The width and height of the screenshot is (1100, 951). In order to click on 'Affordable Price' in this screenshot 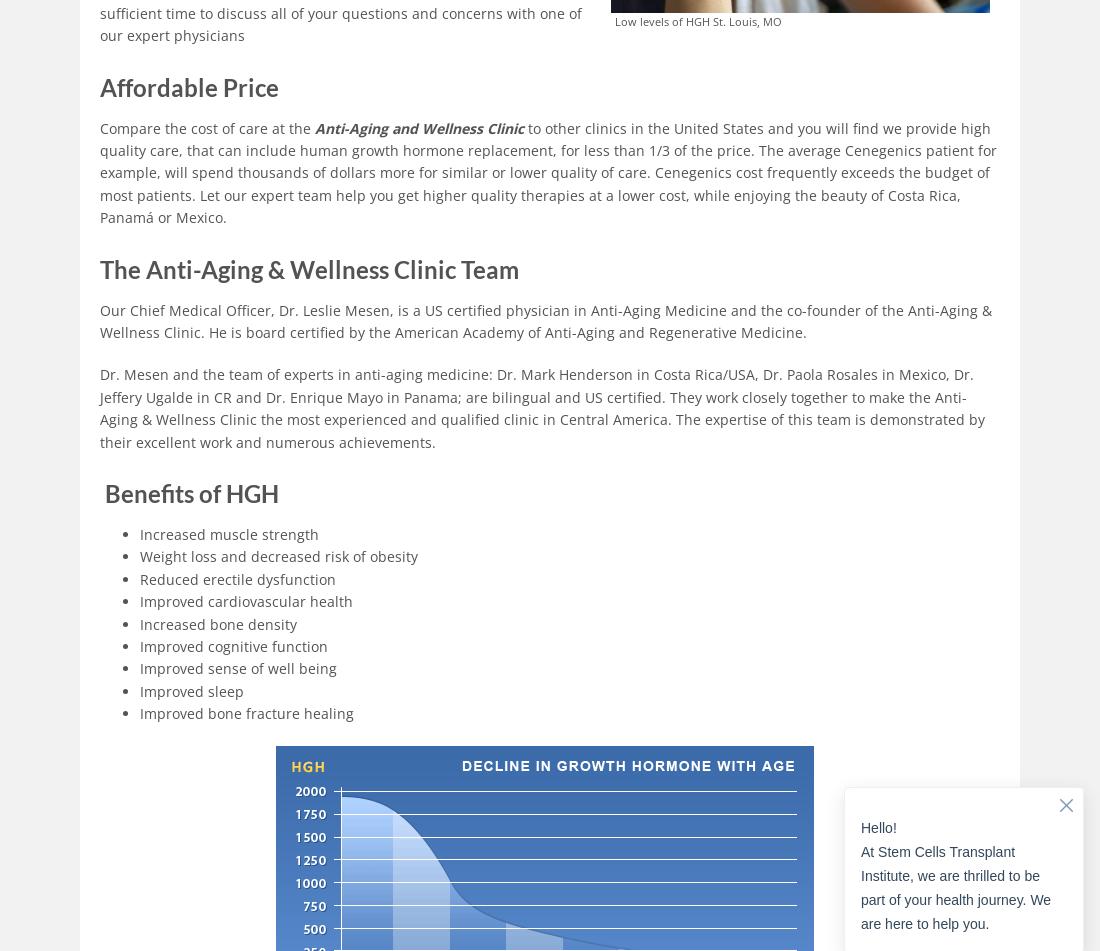, I will do `click(188, 86)`.